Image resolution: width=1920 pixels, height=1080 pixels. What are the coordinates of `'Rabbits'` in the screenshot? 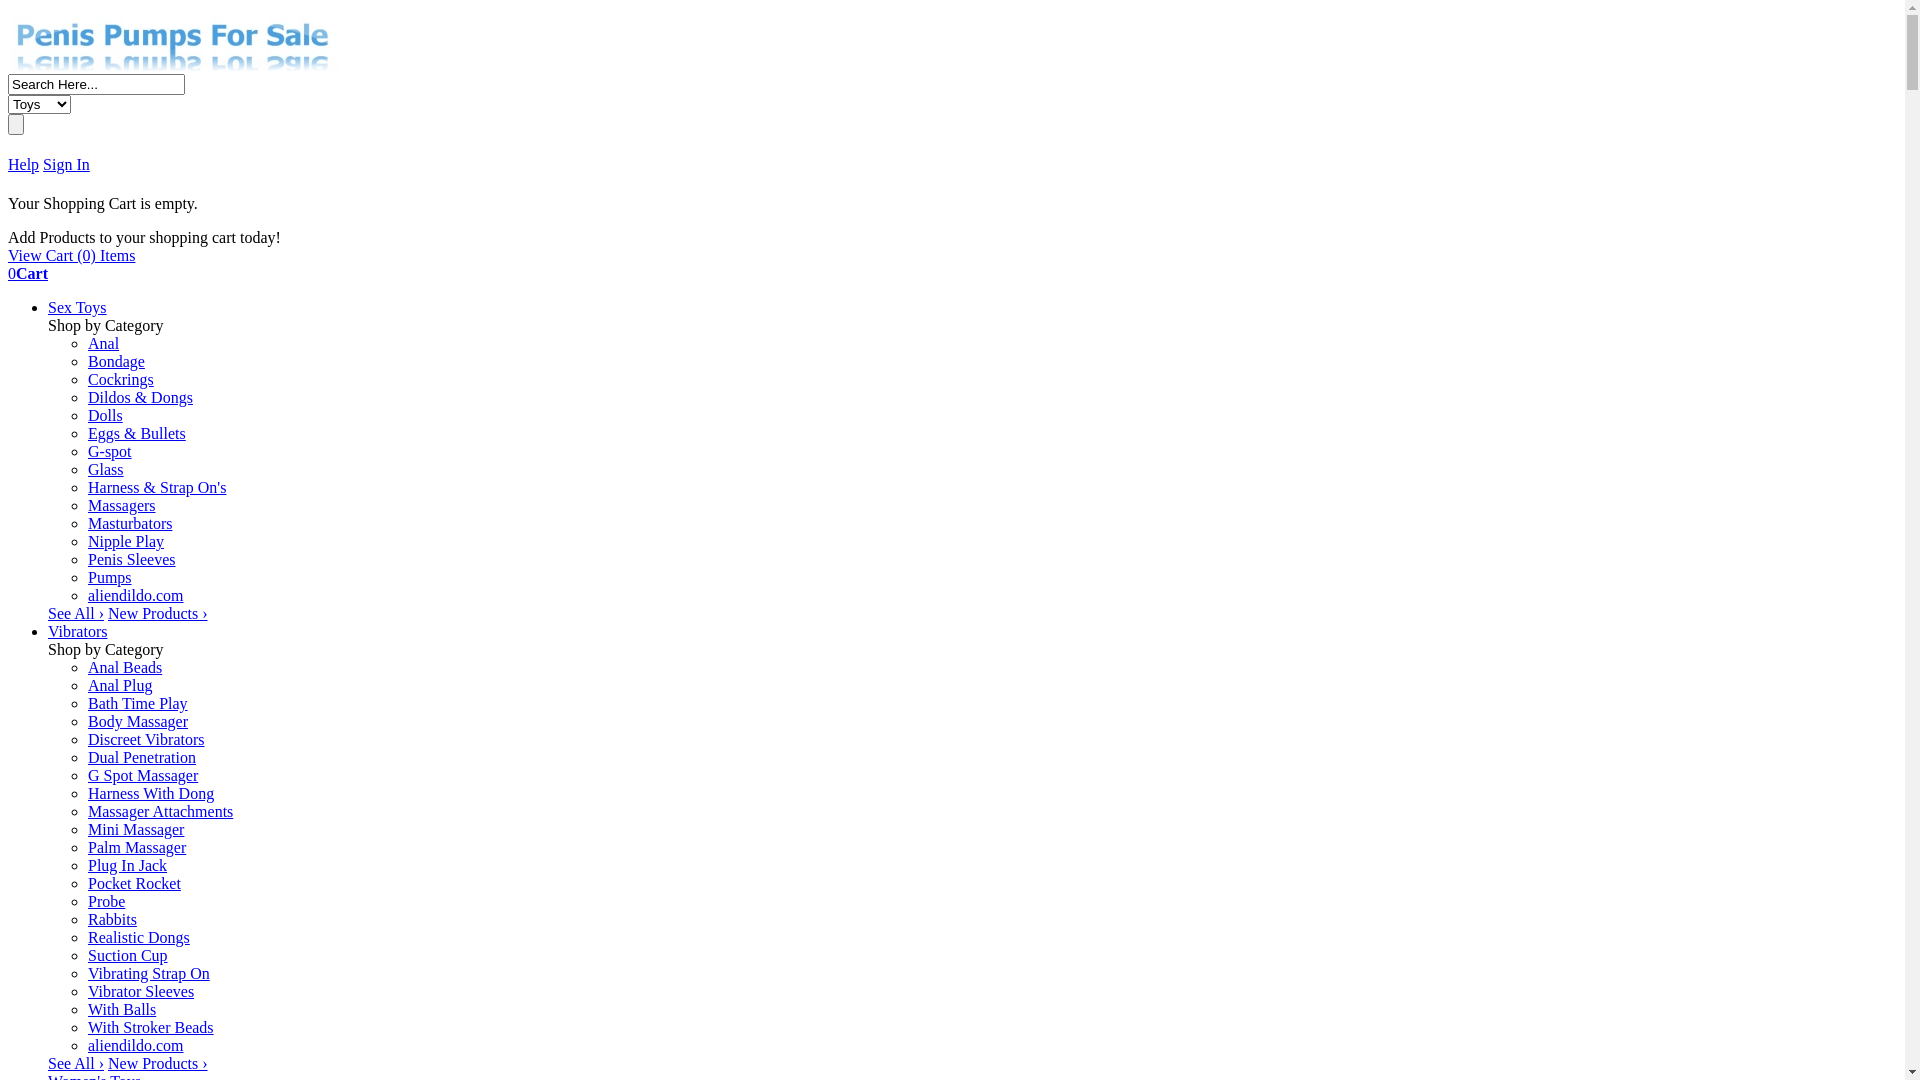 It's located at (111, 919).